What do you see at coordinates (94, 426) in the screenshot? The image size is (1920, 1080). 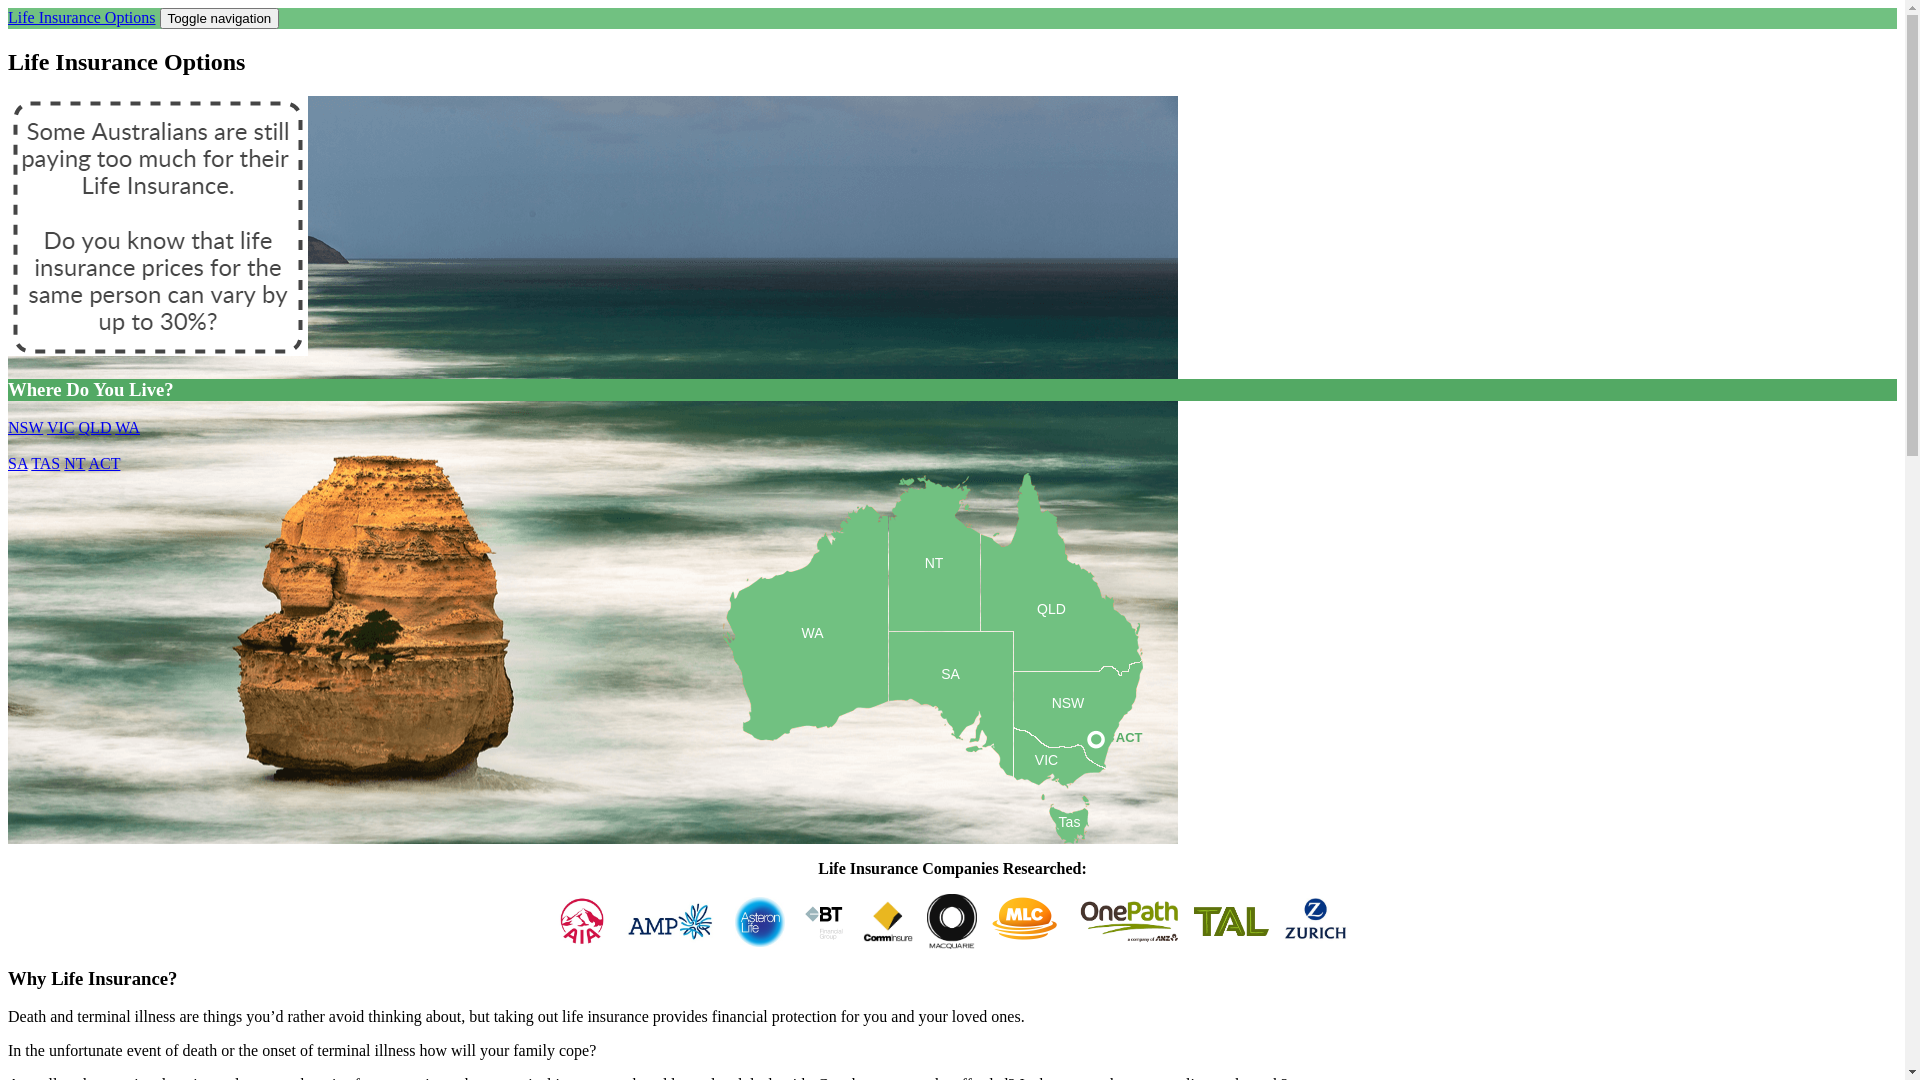 I see `'QLD'` at bounding box center [94, 426].